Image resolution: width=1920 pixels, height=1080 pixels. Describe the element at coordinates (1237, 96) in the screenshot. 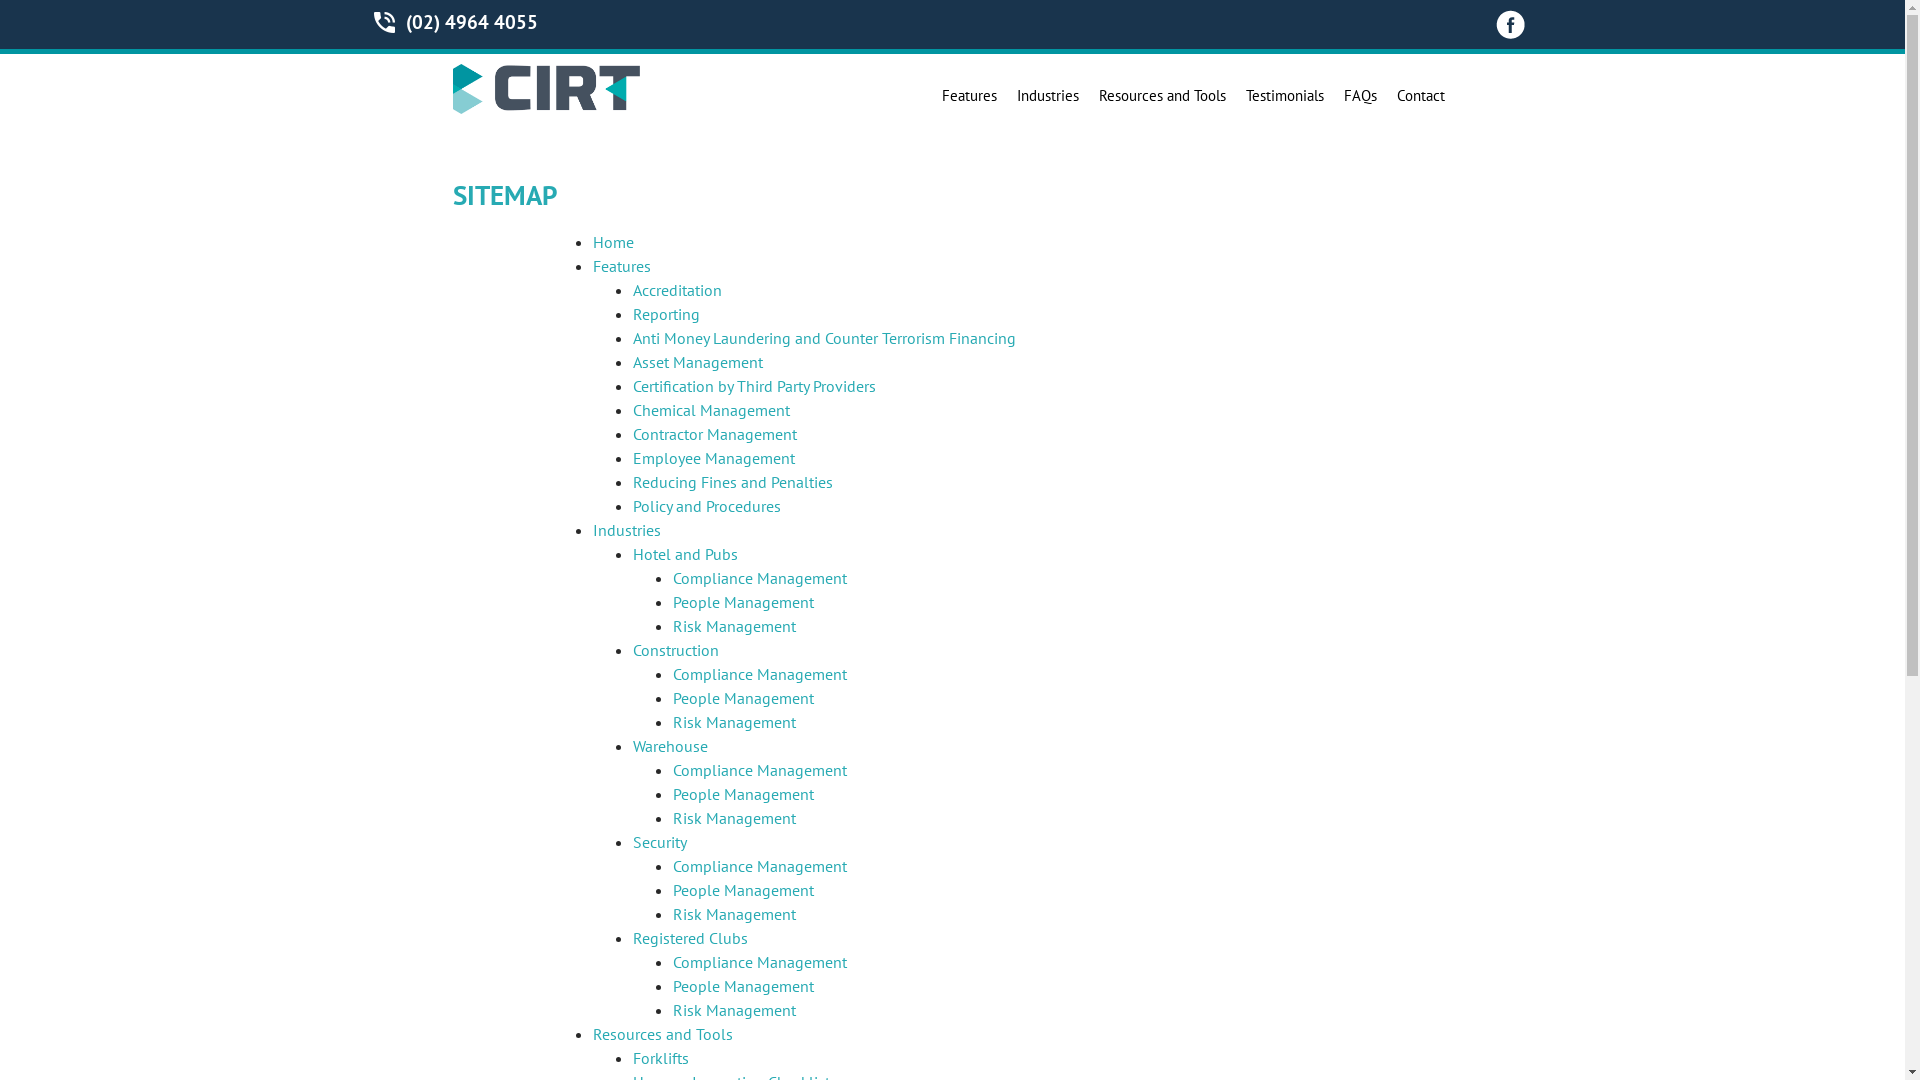

I see `'Testimonials'` at that location.